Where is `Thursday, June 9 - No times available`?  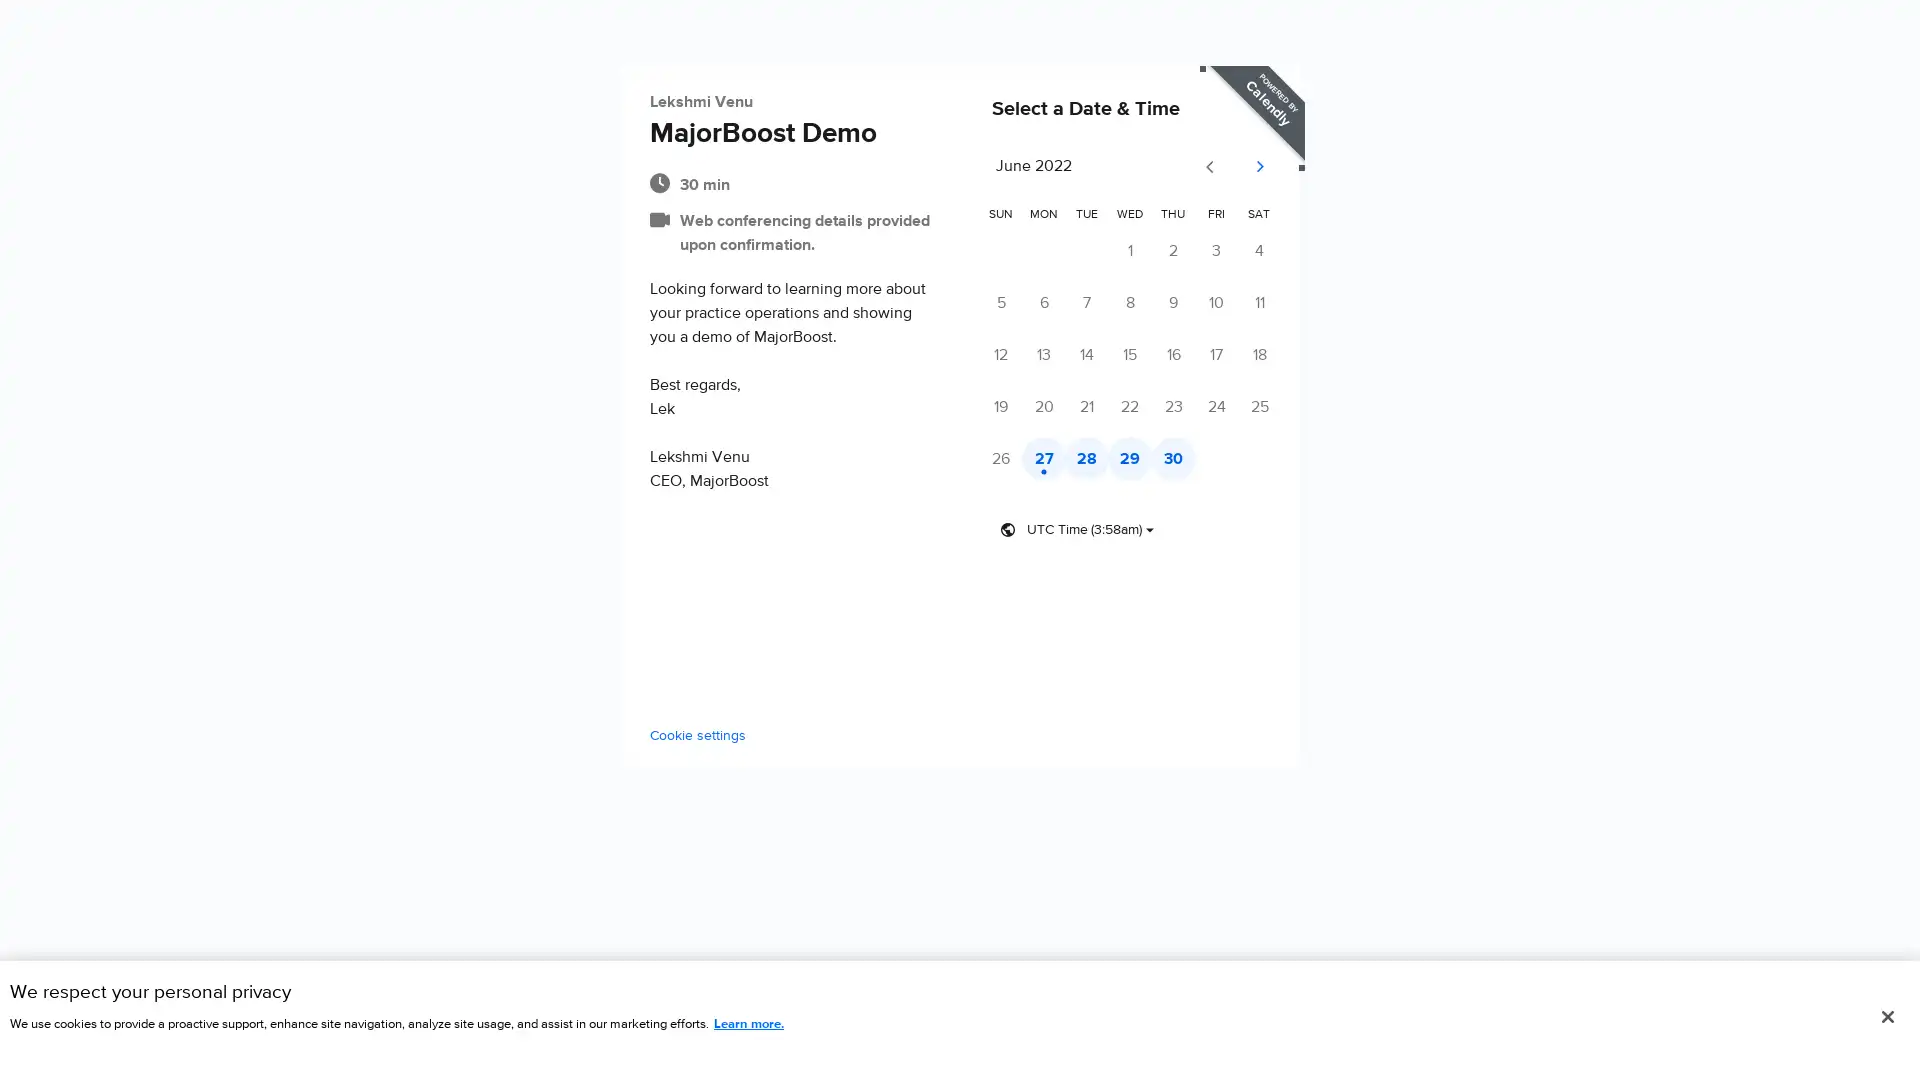
Thursday, June 9 - No times available is located at coordinates (1209, 304).